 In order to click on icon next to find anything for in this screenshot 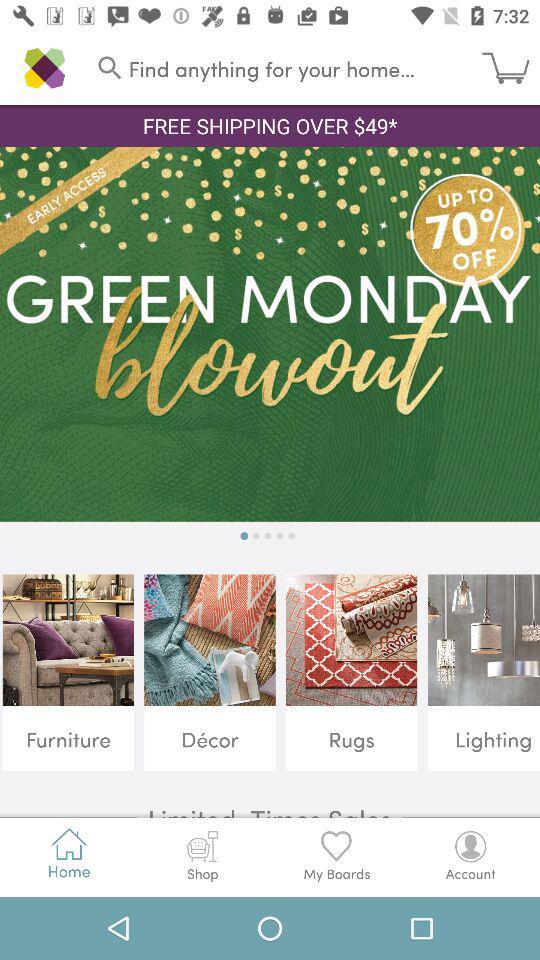, I will do `click(511, 68)`.